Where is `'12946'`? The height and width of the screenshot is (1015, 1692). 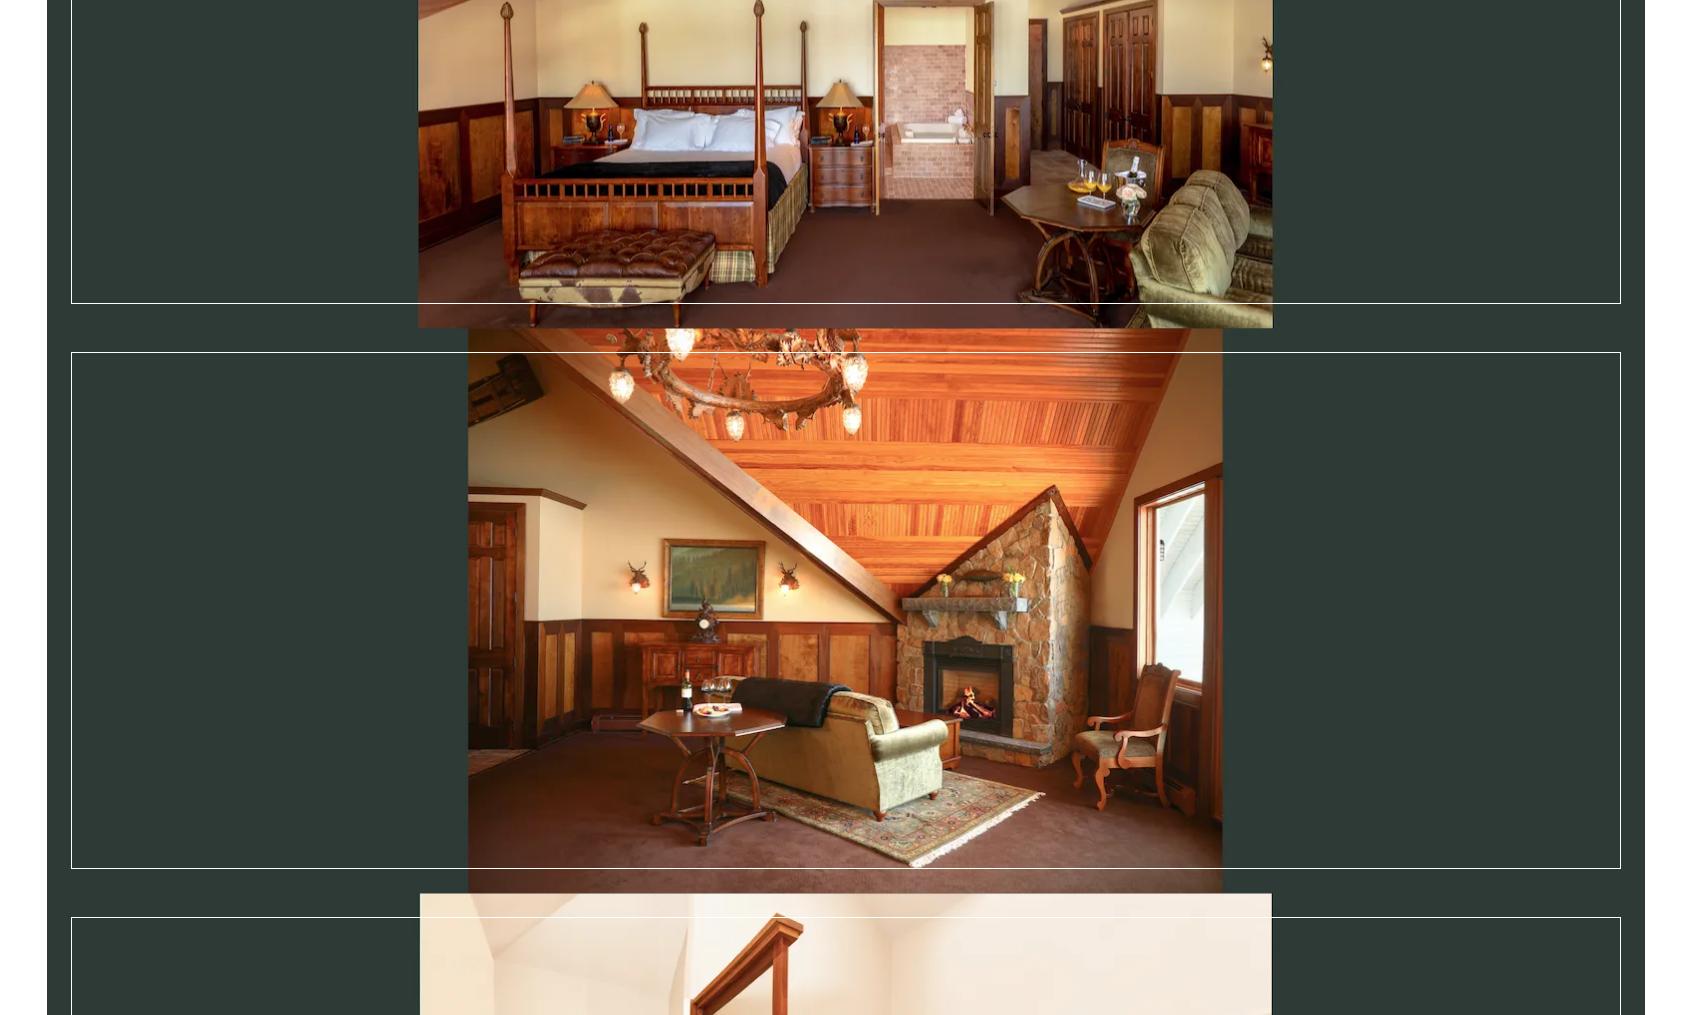
'12946' is located at coordinates (258, 951).